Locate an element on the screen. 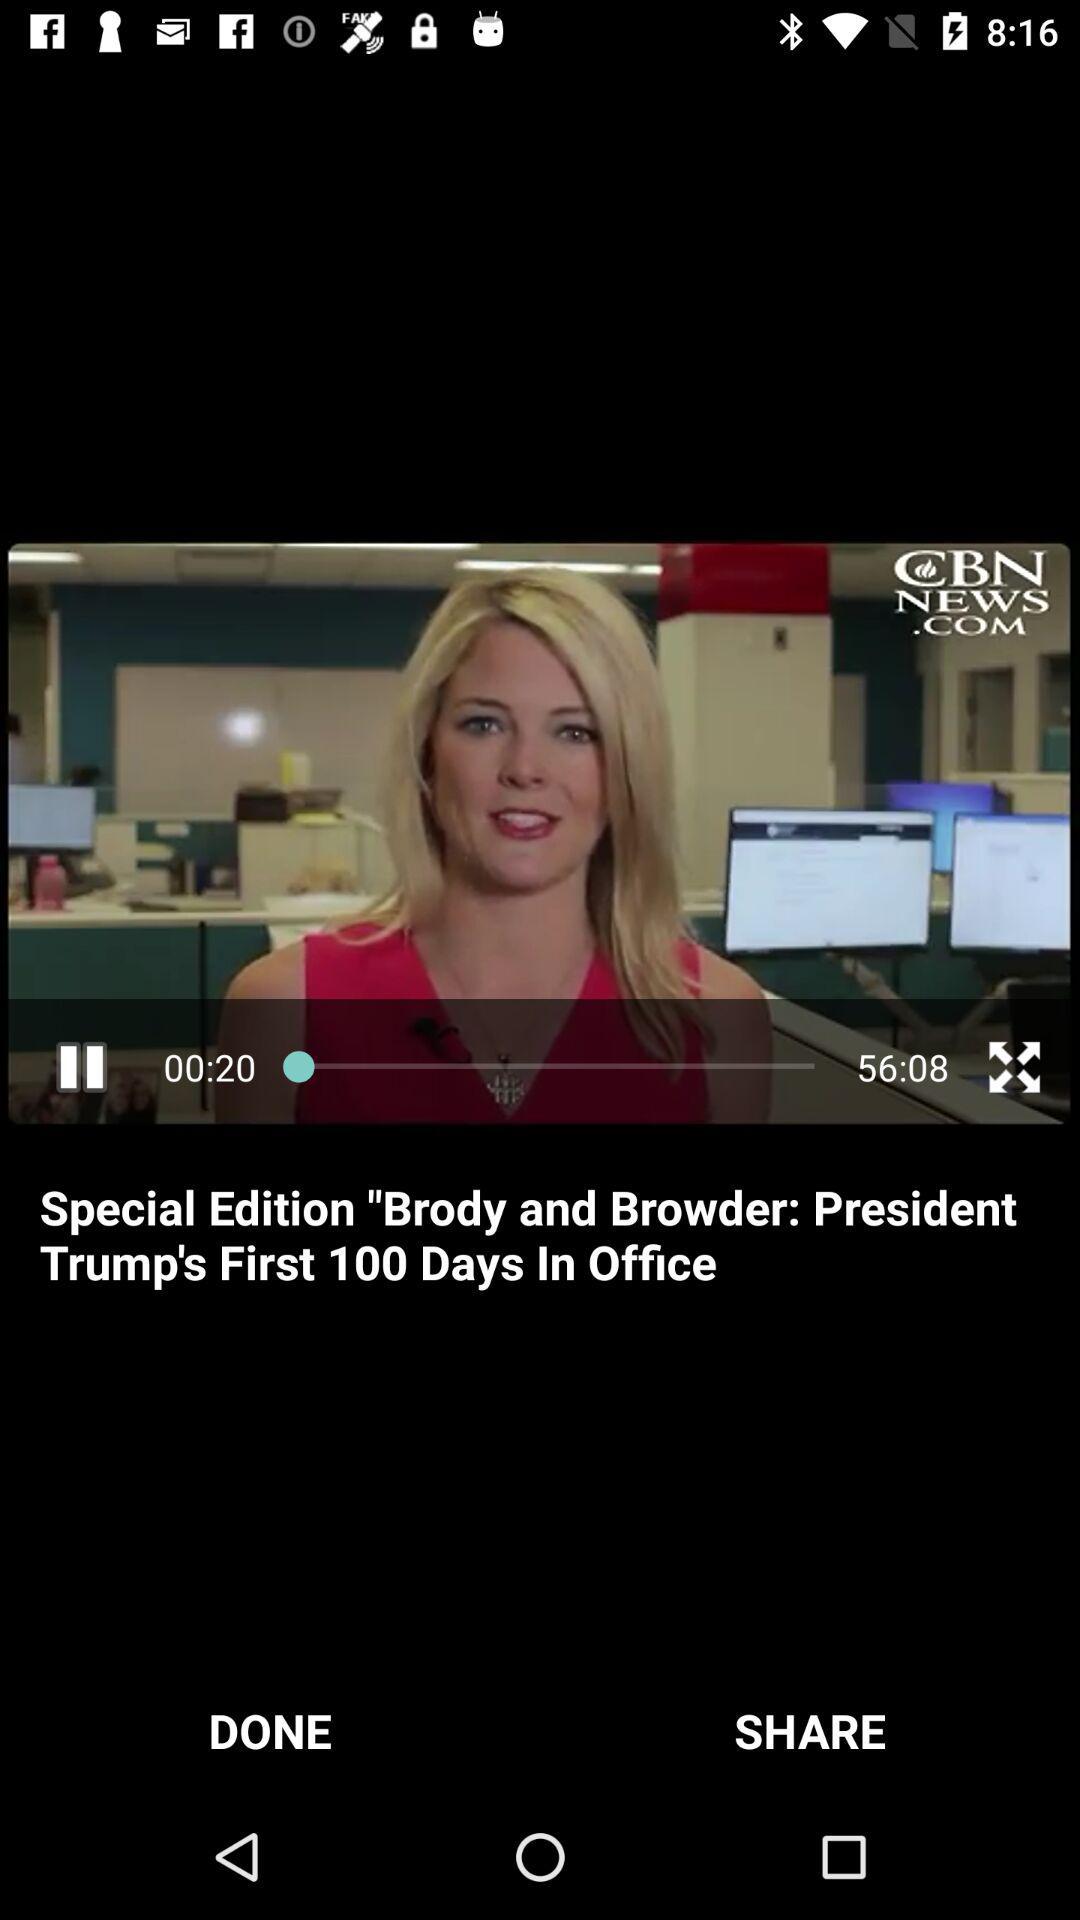 Image resolution: width=1080 pixels, height=1920 pixels. full screen mode is located at coordinates (1014, 1066).